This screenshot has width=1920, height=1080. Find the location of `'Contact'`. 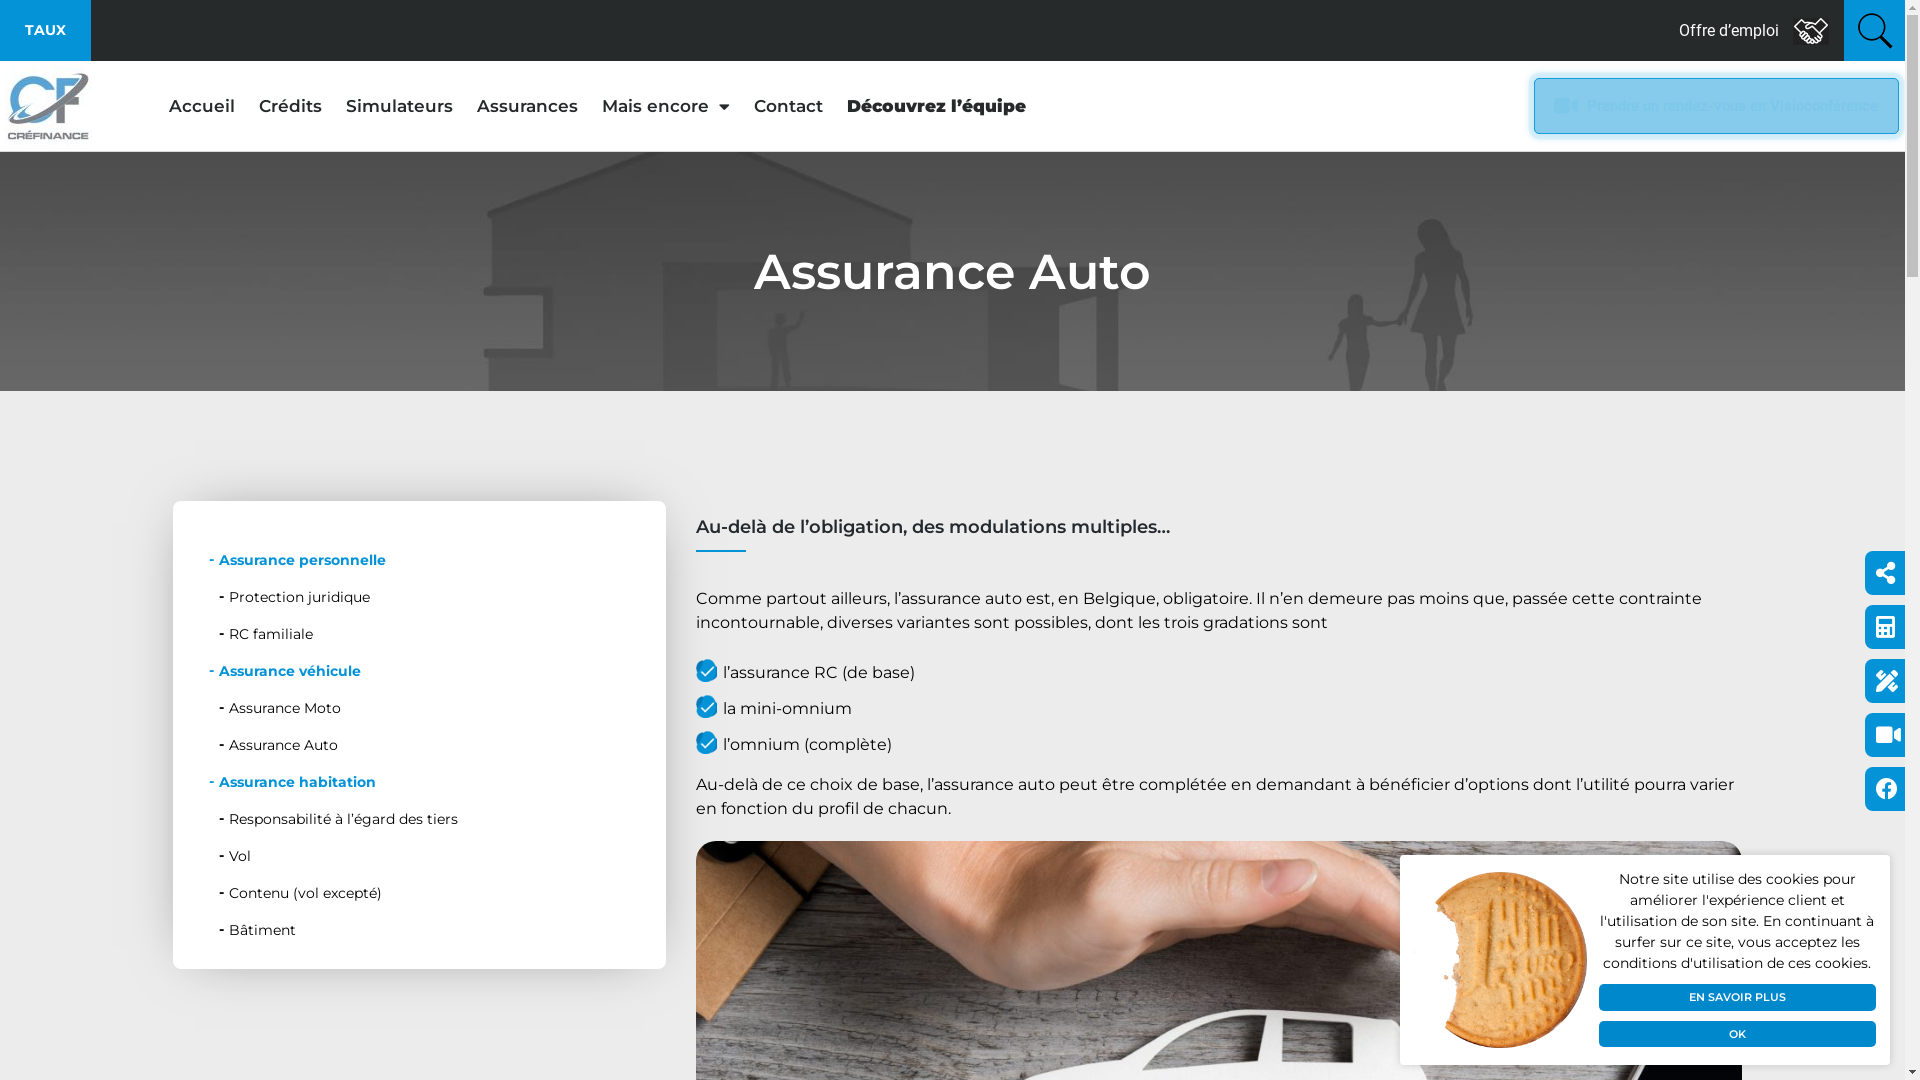

'Contact' is located at coordinates (787, 105).